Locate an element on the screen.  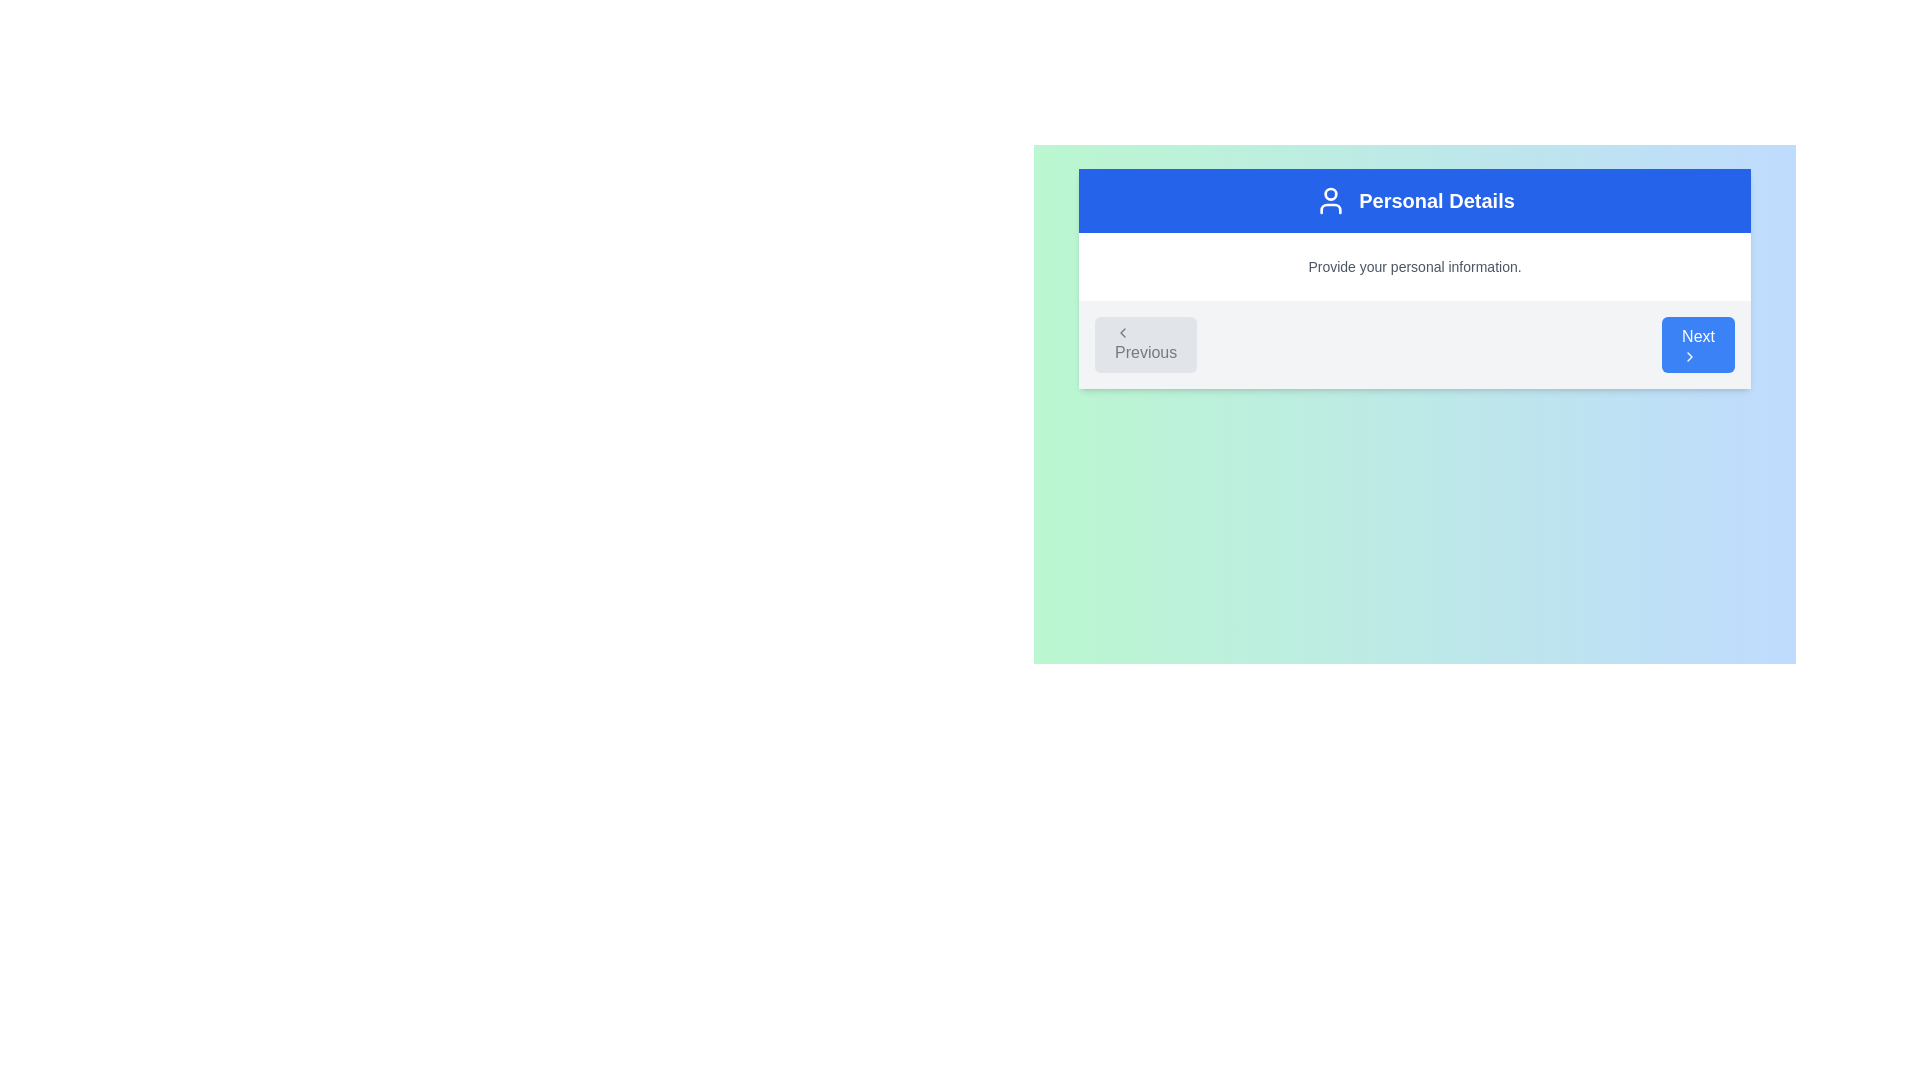
the blue rectangular header element labeled 'Personal Details' which is visually distinctive and contains a user icon to the left of the text is located at coordinates (1414, 200).